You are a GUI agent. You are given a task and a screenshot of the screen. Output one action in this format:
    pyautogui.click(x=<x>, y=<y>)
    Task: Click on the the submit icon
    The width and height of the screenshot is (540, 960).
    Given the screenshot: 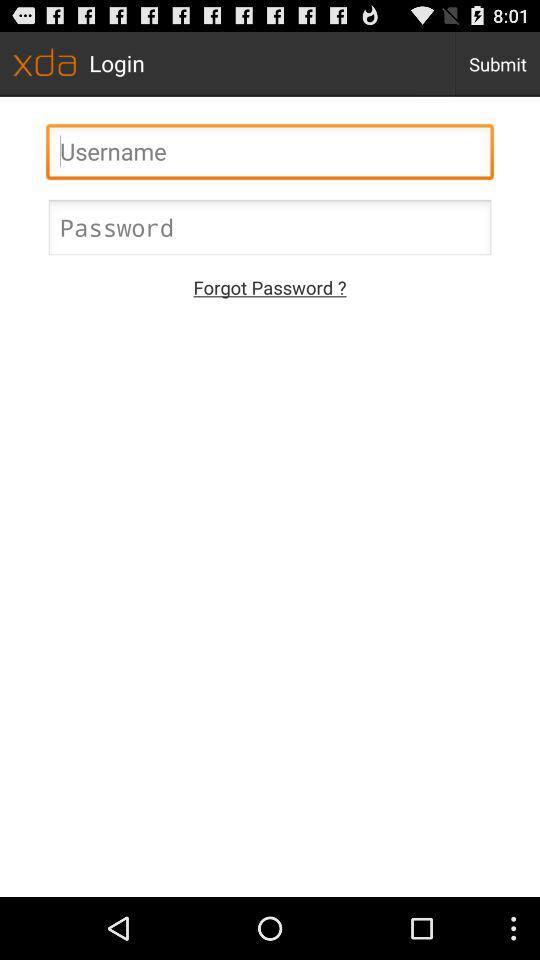 What is the action you would take?
    pyautogui.click(x=496, y=63)
    